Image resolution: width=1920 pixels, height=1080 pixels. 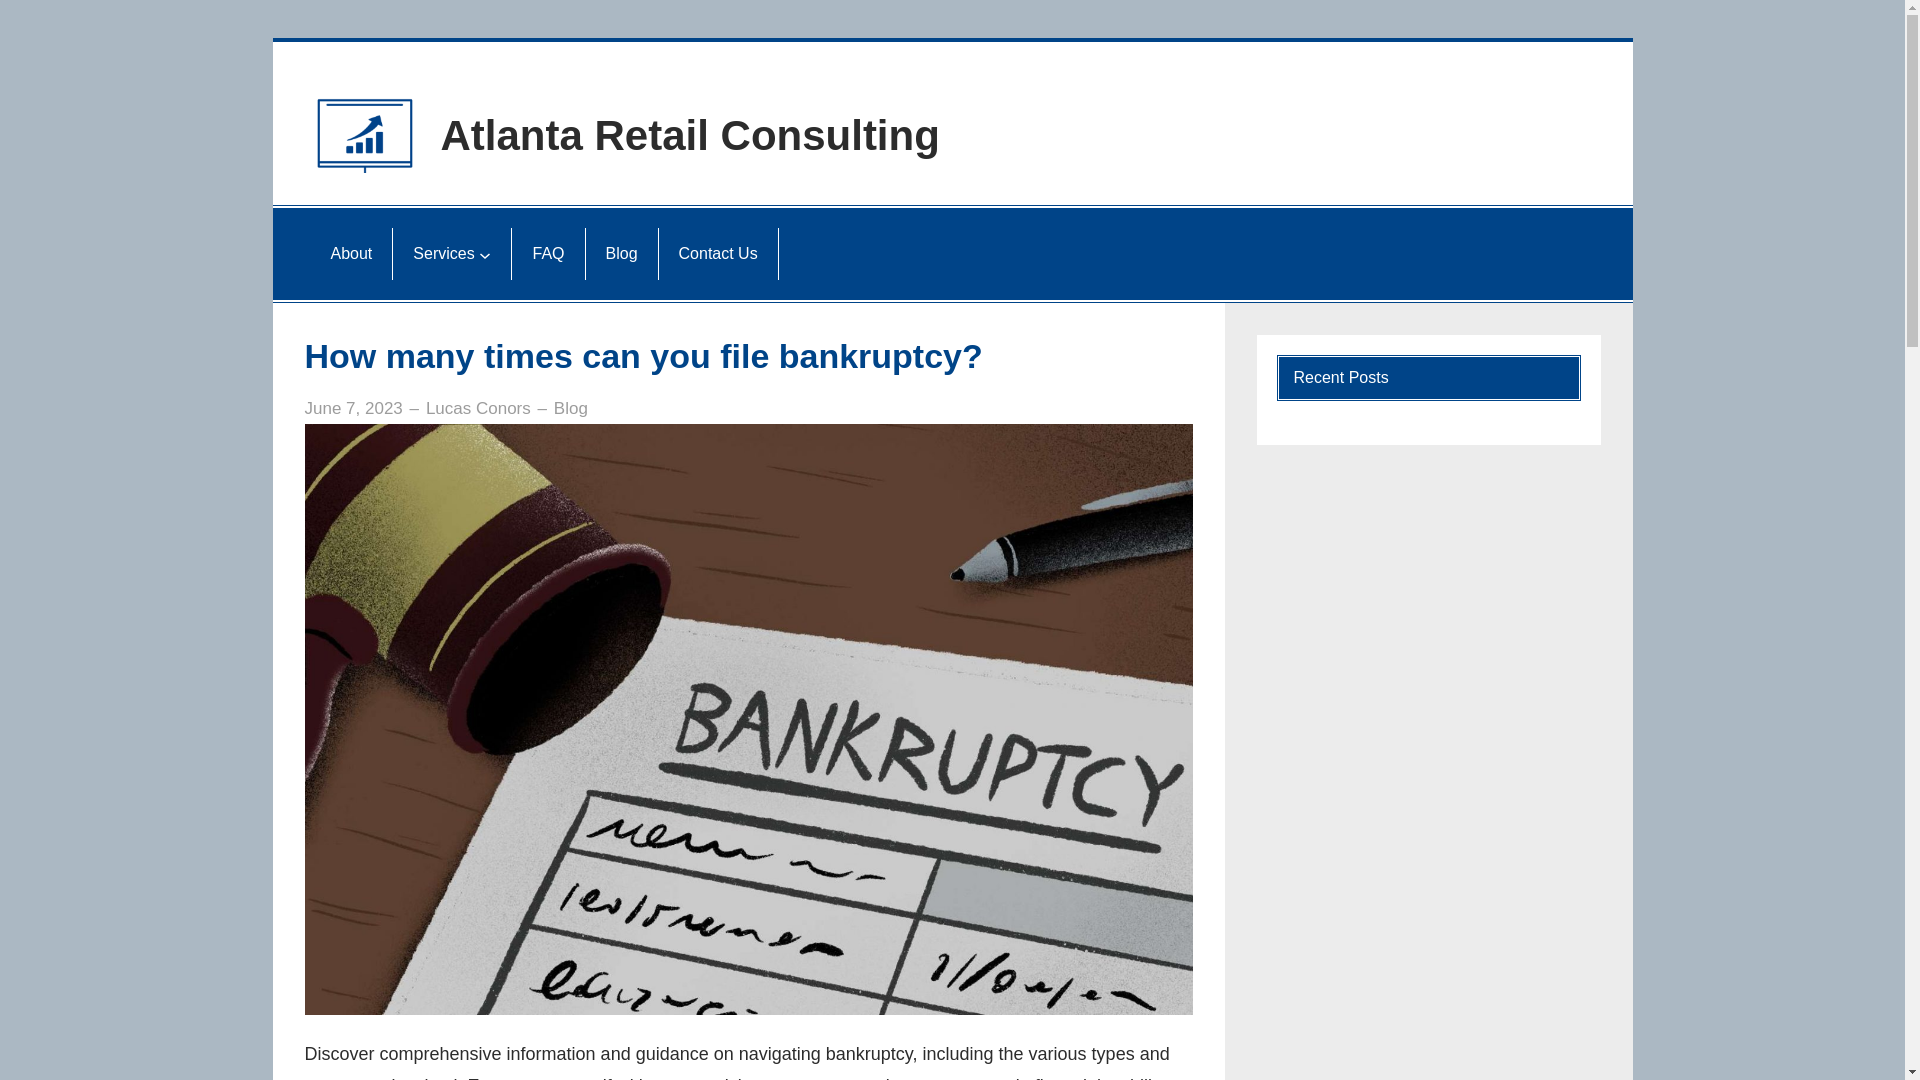 What do you see at coordinates (553, 407) in the screenshot?
I see `'Blog'` at bounding box center [553, 407].